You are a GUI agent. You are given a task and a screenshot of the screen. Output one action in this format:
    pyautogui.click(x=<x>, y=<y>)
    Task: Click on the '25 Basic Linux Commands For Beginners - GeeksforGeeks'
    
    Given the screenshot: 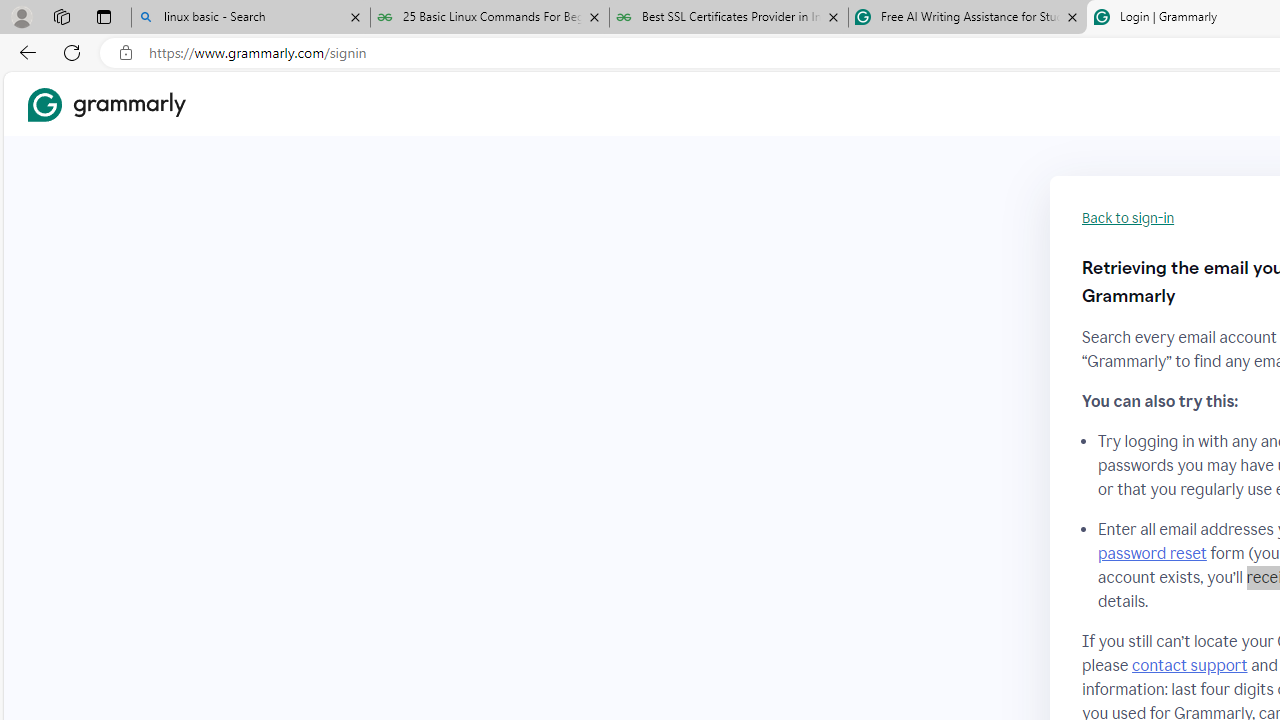 What is the action you would take?
    pyautogui.click(x=490, y=17)
    